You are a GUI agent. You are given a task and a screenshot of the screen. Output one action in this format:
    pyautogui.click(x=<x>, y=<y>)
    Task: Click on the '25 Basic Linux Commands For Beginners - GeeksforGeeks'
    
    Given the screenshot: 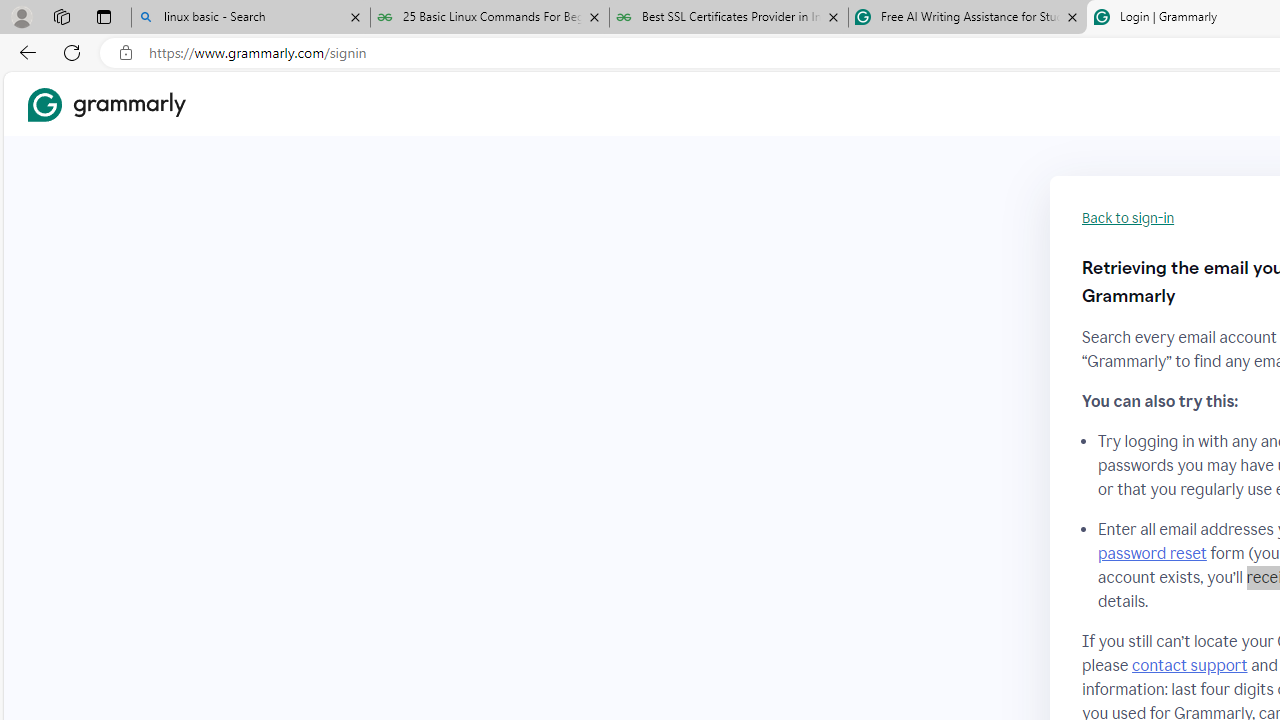 What is the action you would take?
    pyautogui.click(x=490, y=17)
    